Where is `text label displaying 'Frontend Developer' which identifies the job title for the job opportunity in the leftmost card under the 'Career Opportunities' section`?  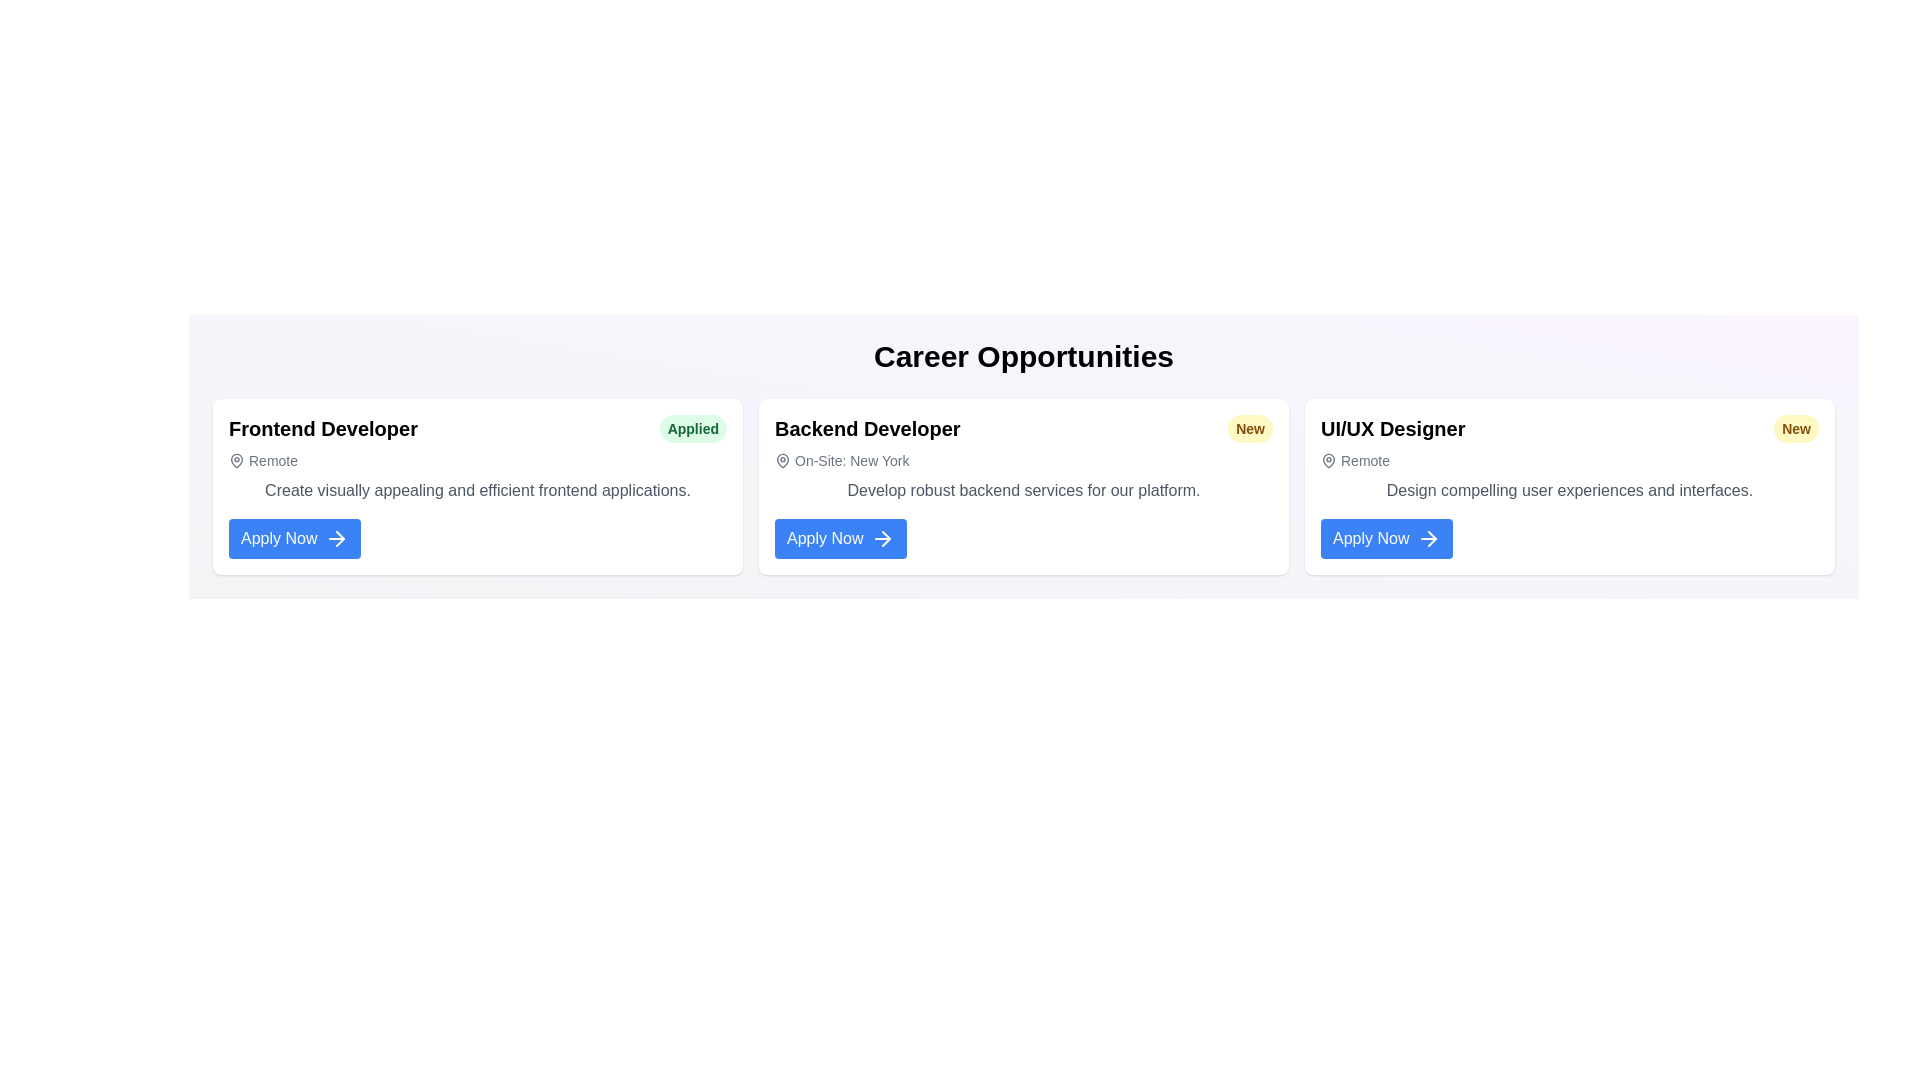 text label displaying 'Frontend Developer' which identifies the job title for the job opportunity in the leftmost card under the 'Career Opportunities' section is located at coordinates (323, 427).